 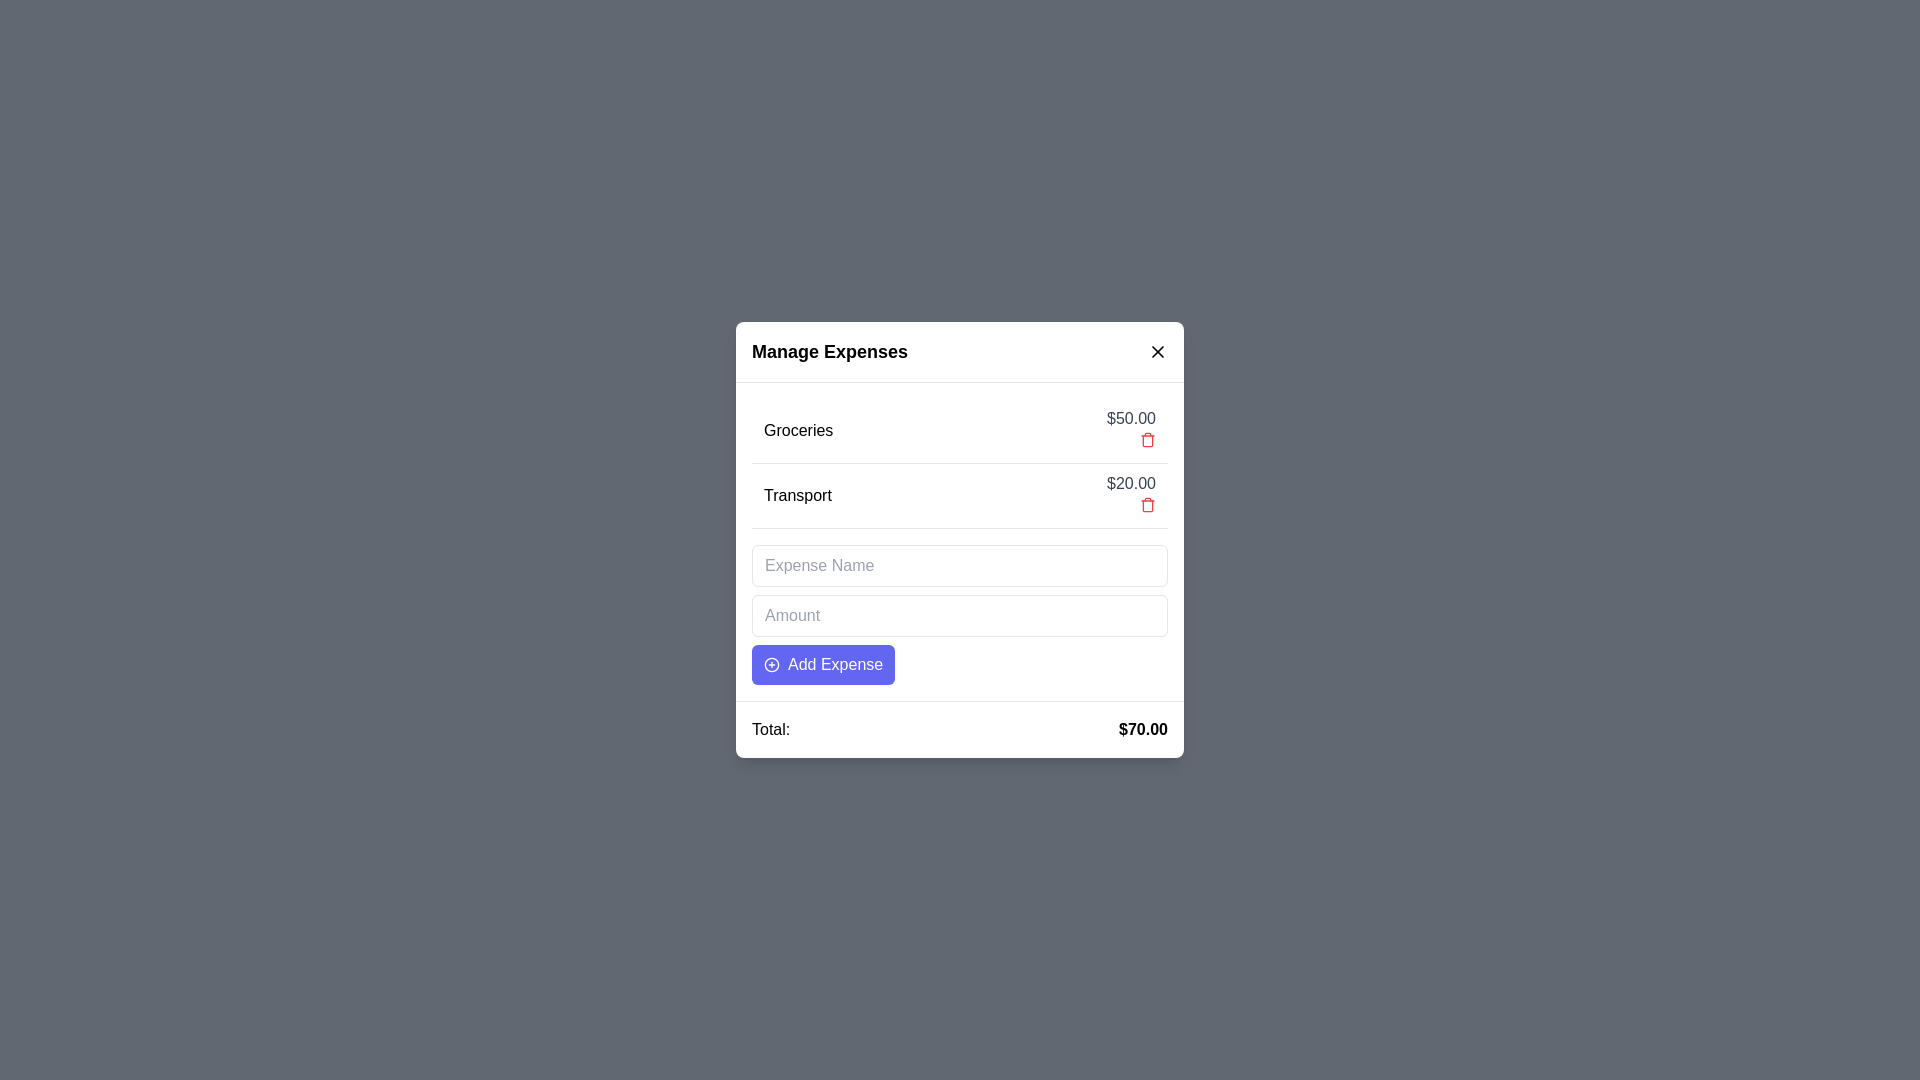 What do you see at coordinates (1147, 438) in the screenshot?
I see `the delete button located to the right of the '$50.00' text` at bounding box center [1147, 438].